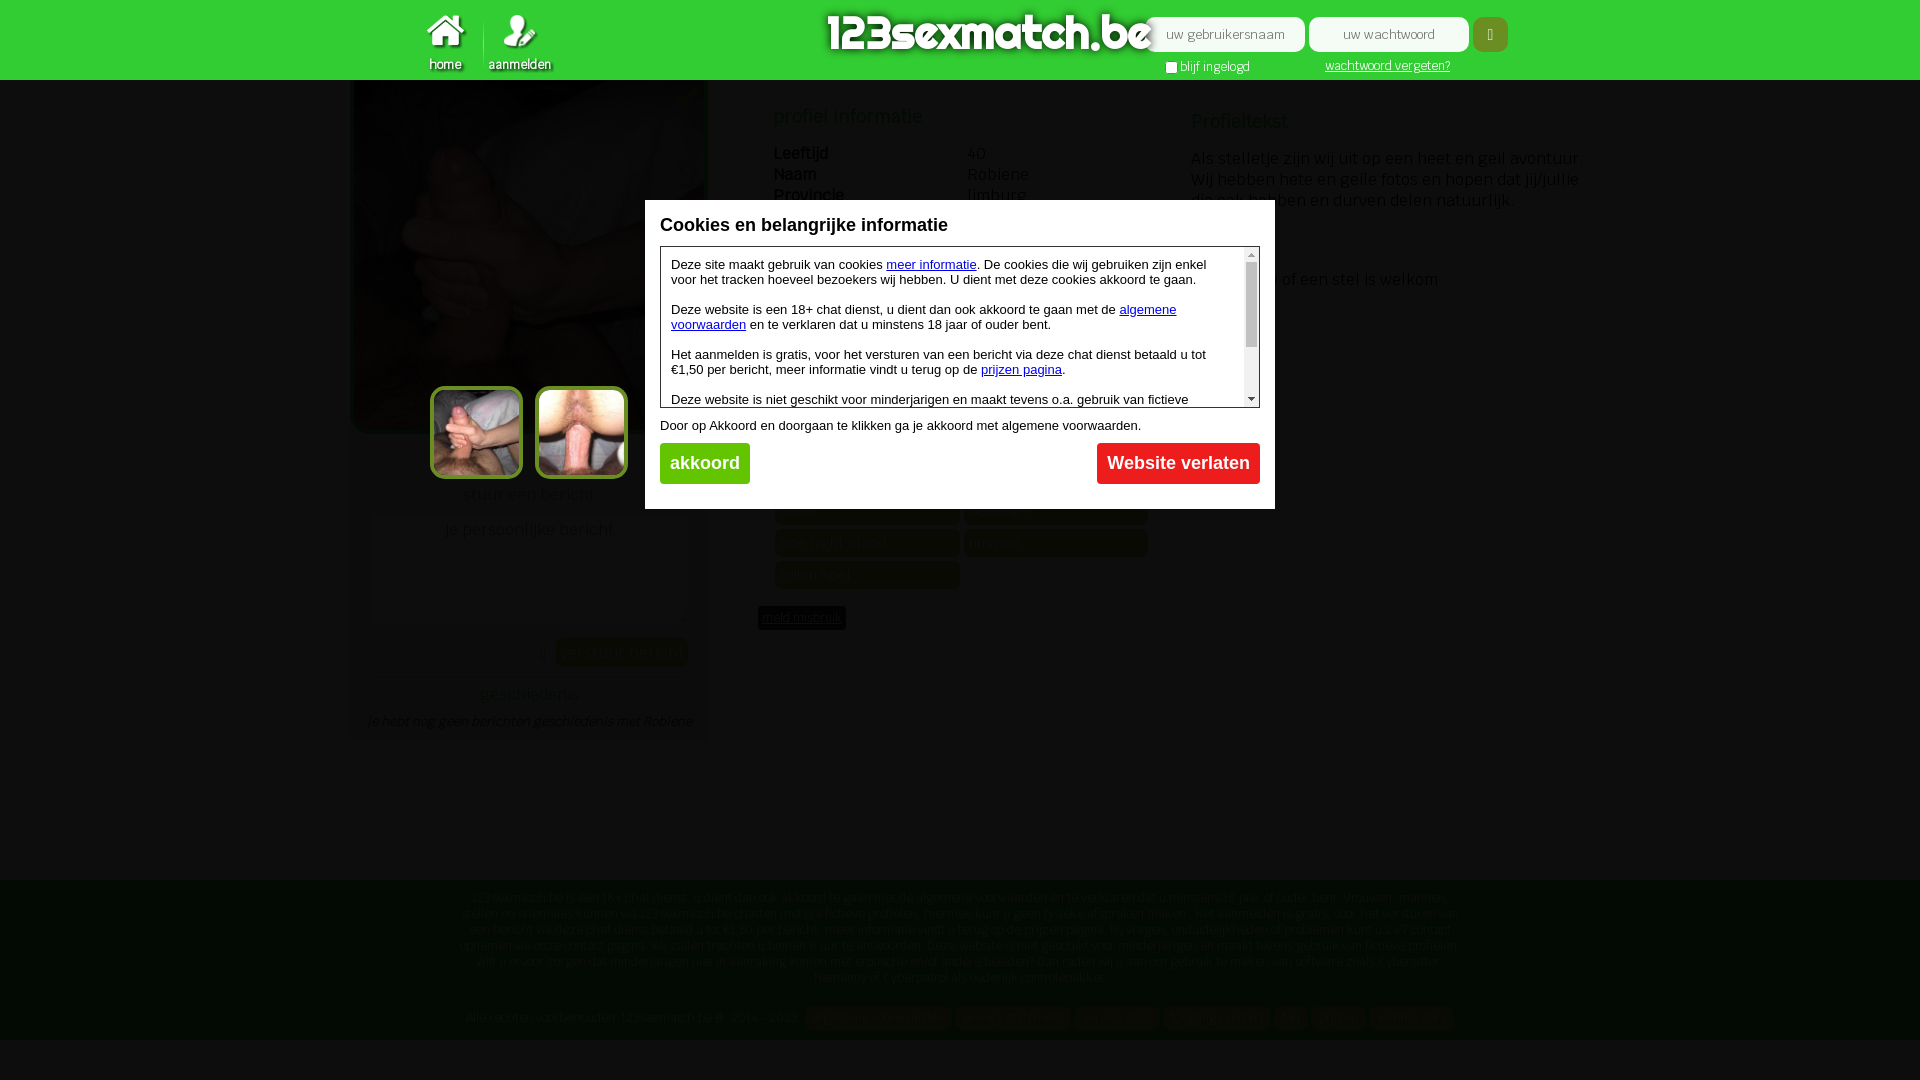 The height and width of the screenshot is (1080, 1920). I want to click on 'meer informatie', so click(930, 263).